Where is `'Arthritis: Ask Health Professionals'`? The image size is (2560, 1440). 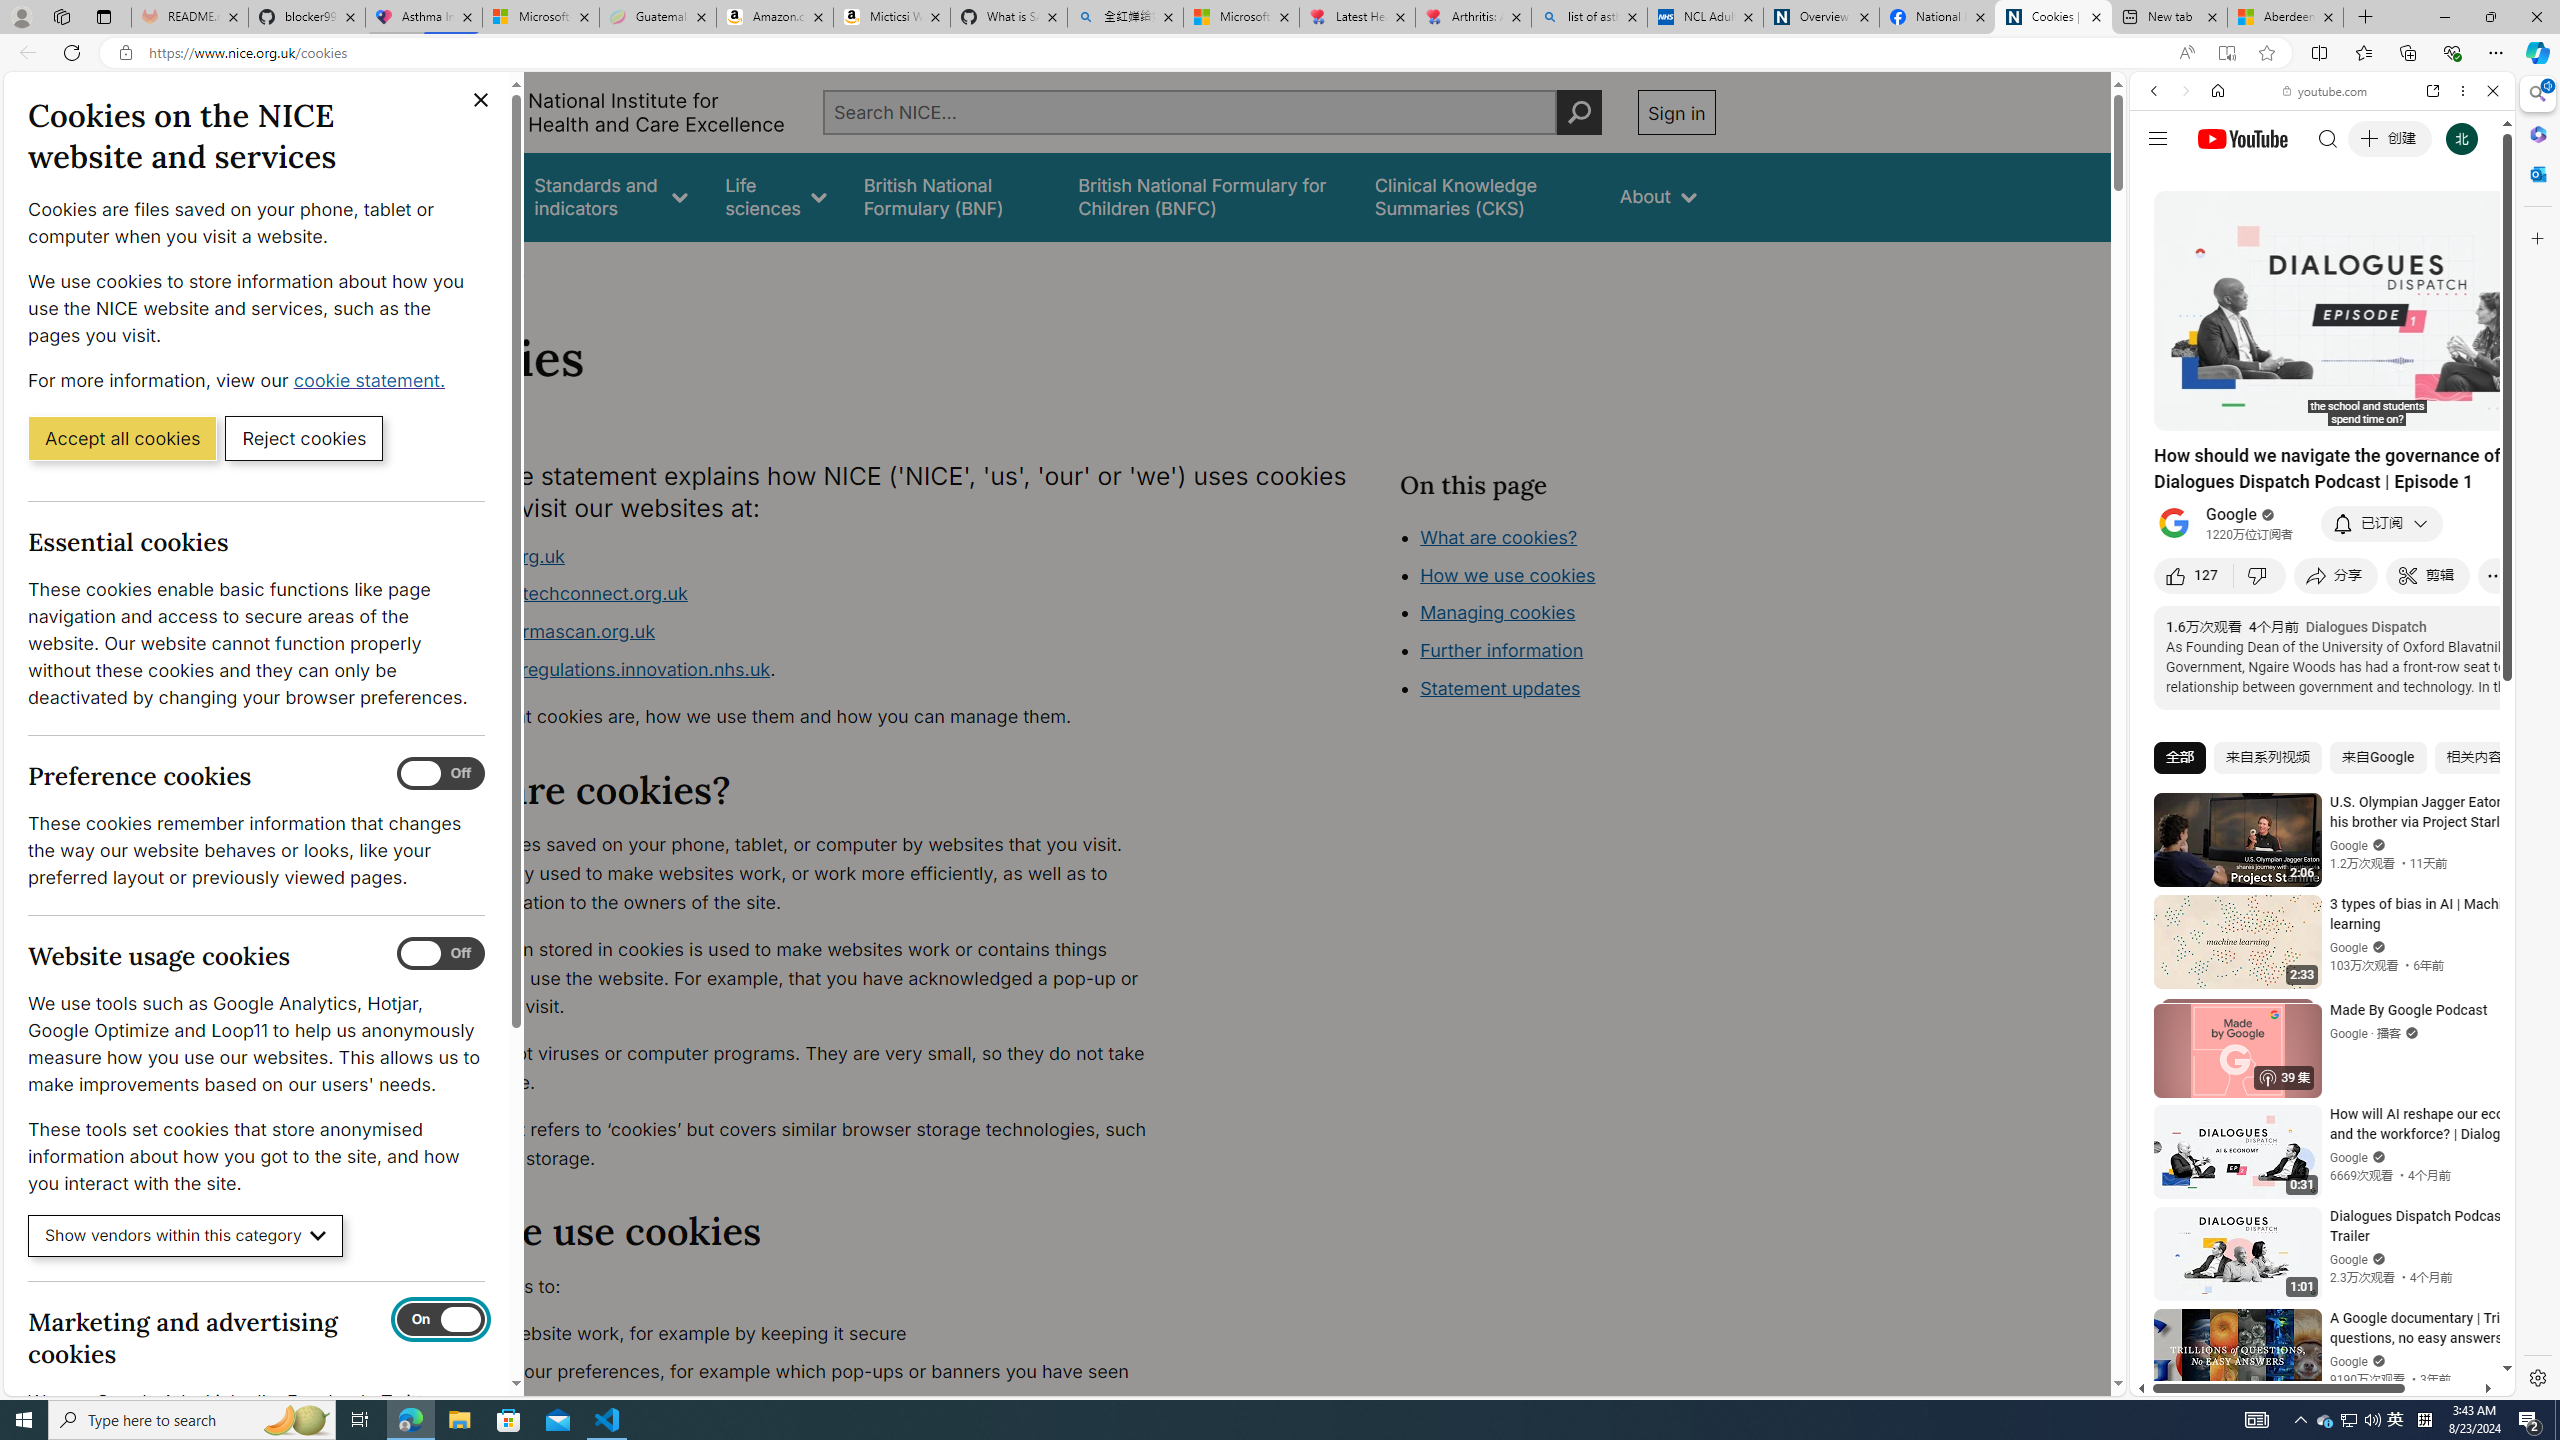
'Arthritis: Ask Health Professionals' is located at coordinates (1473, 16).